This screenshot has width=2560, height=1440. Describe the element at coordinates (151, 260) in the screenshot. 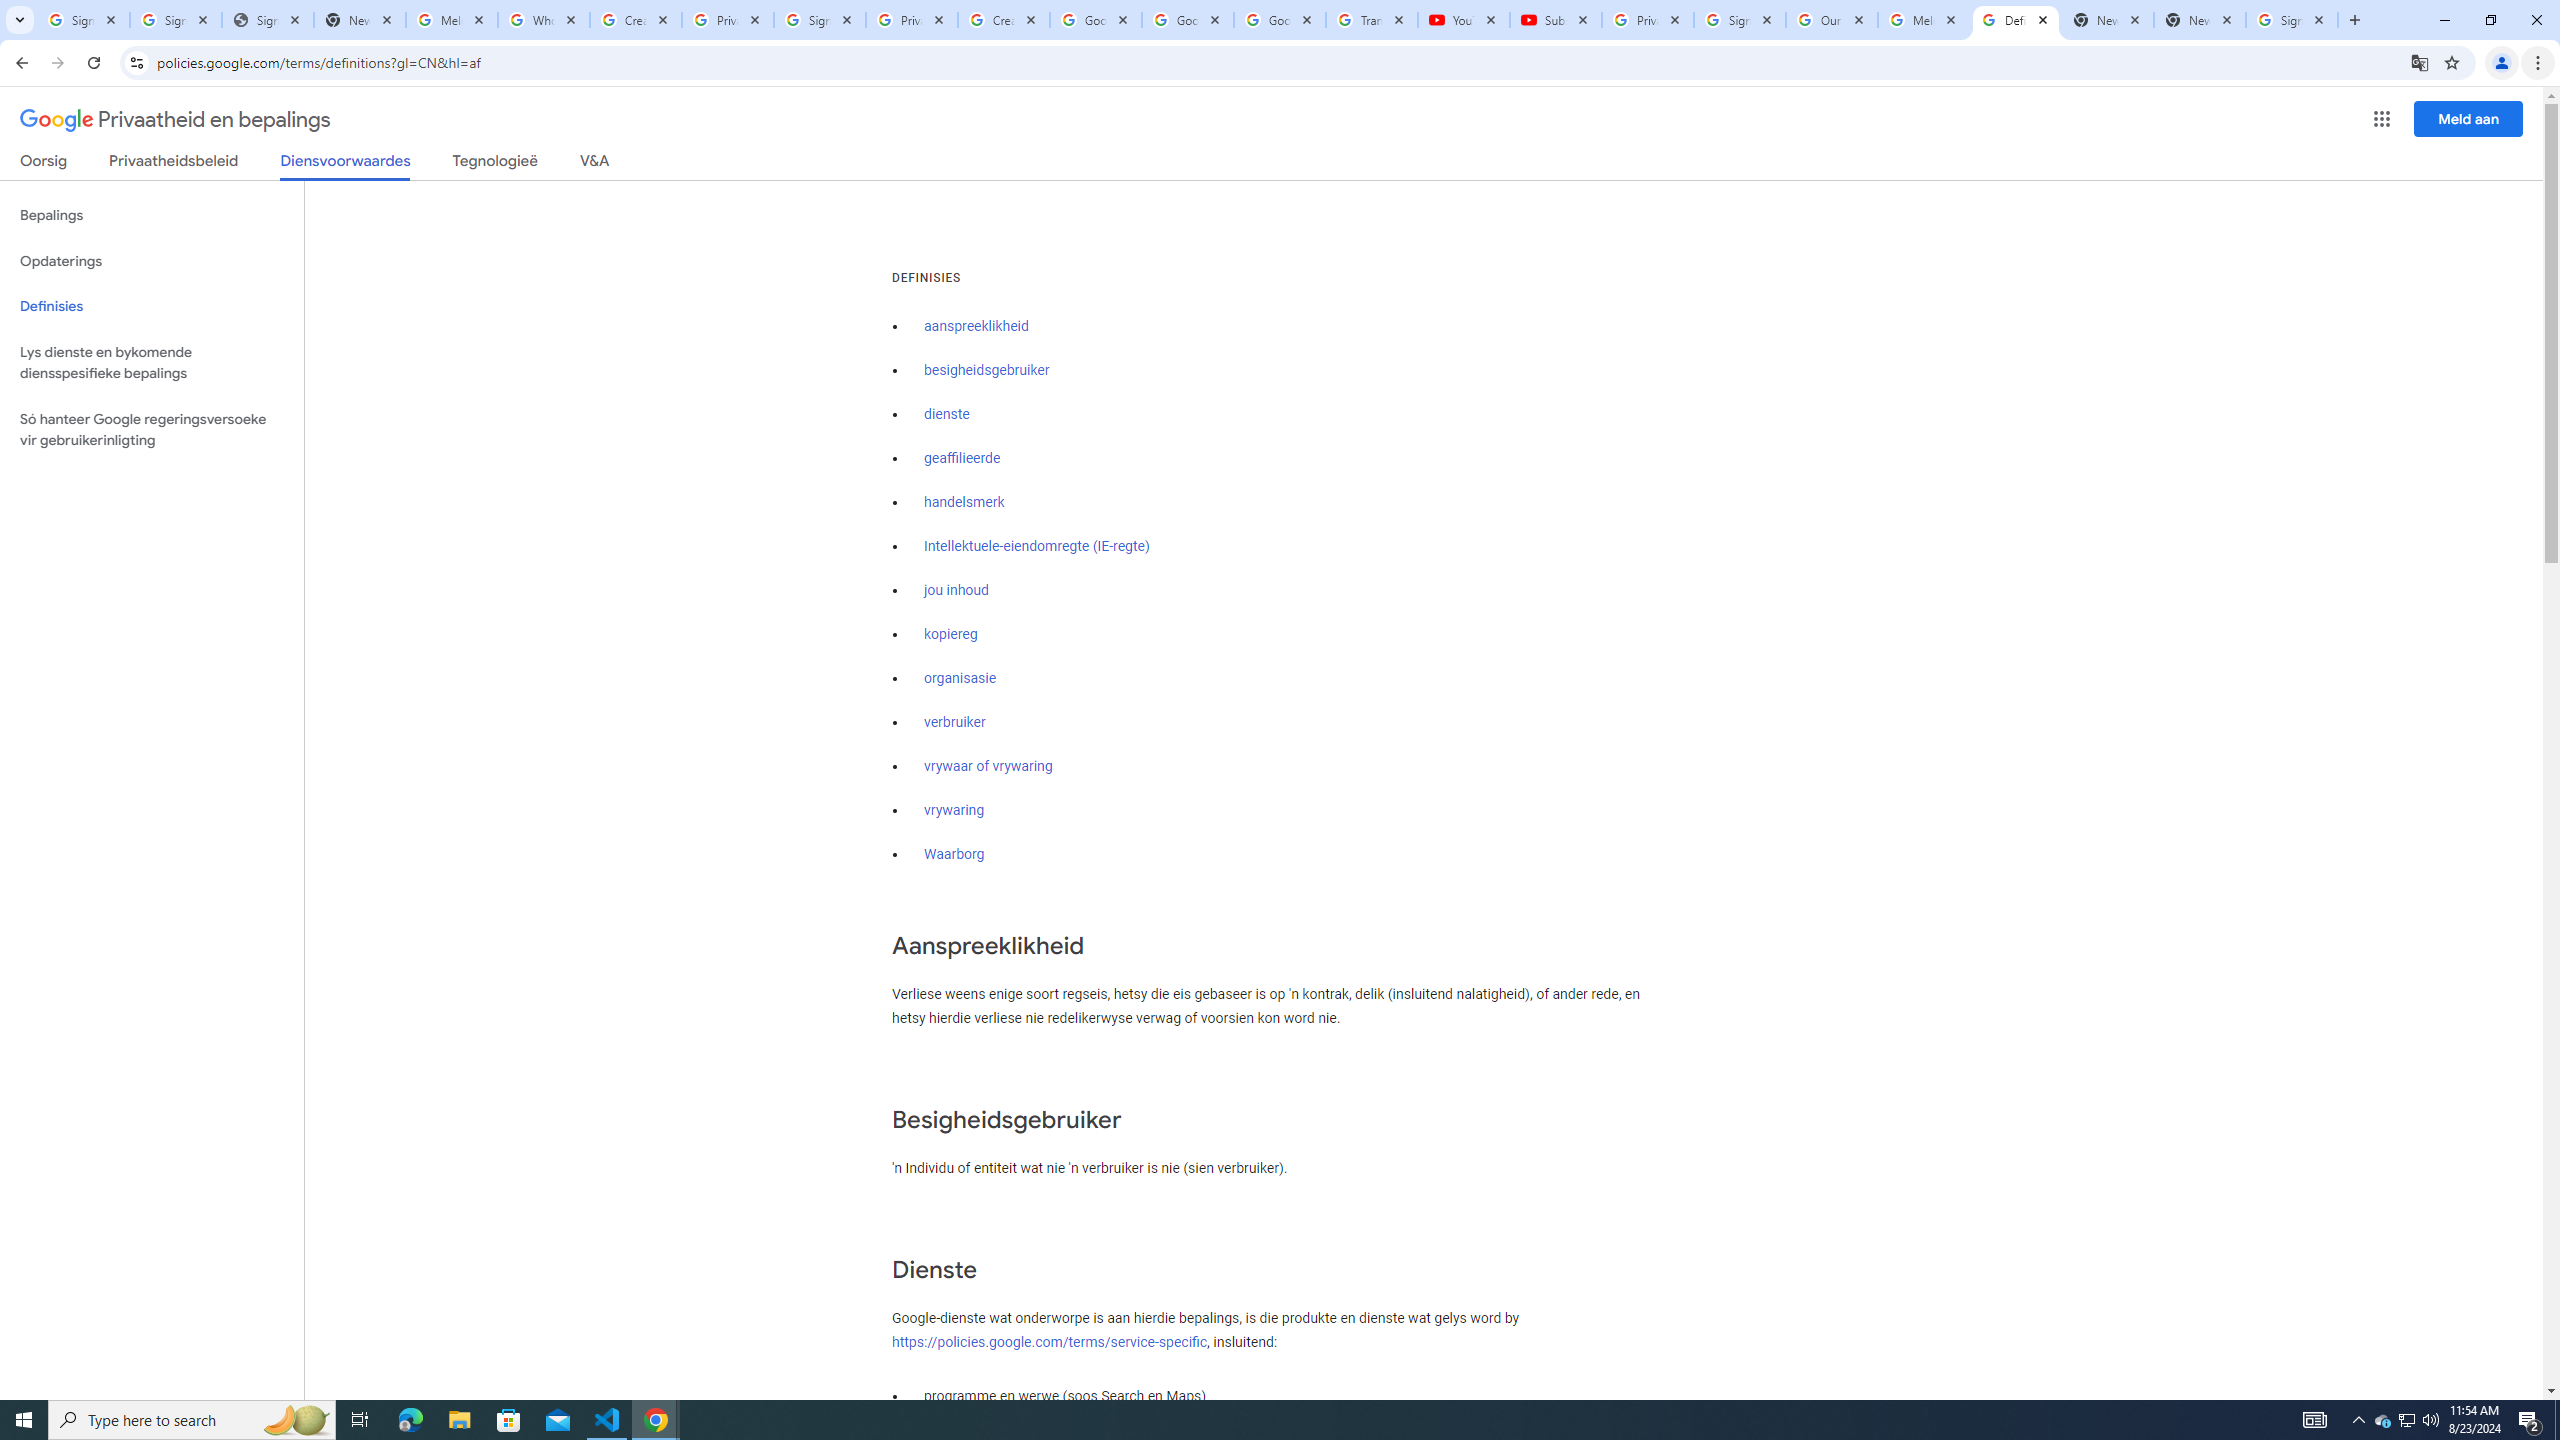

I see `'Opdaterings'` at that location.